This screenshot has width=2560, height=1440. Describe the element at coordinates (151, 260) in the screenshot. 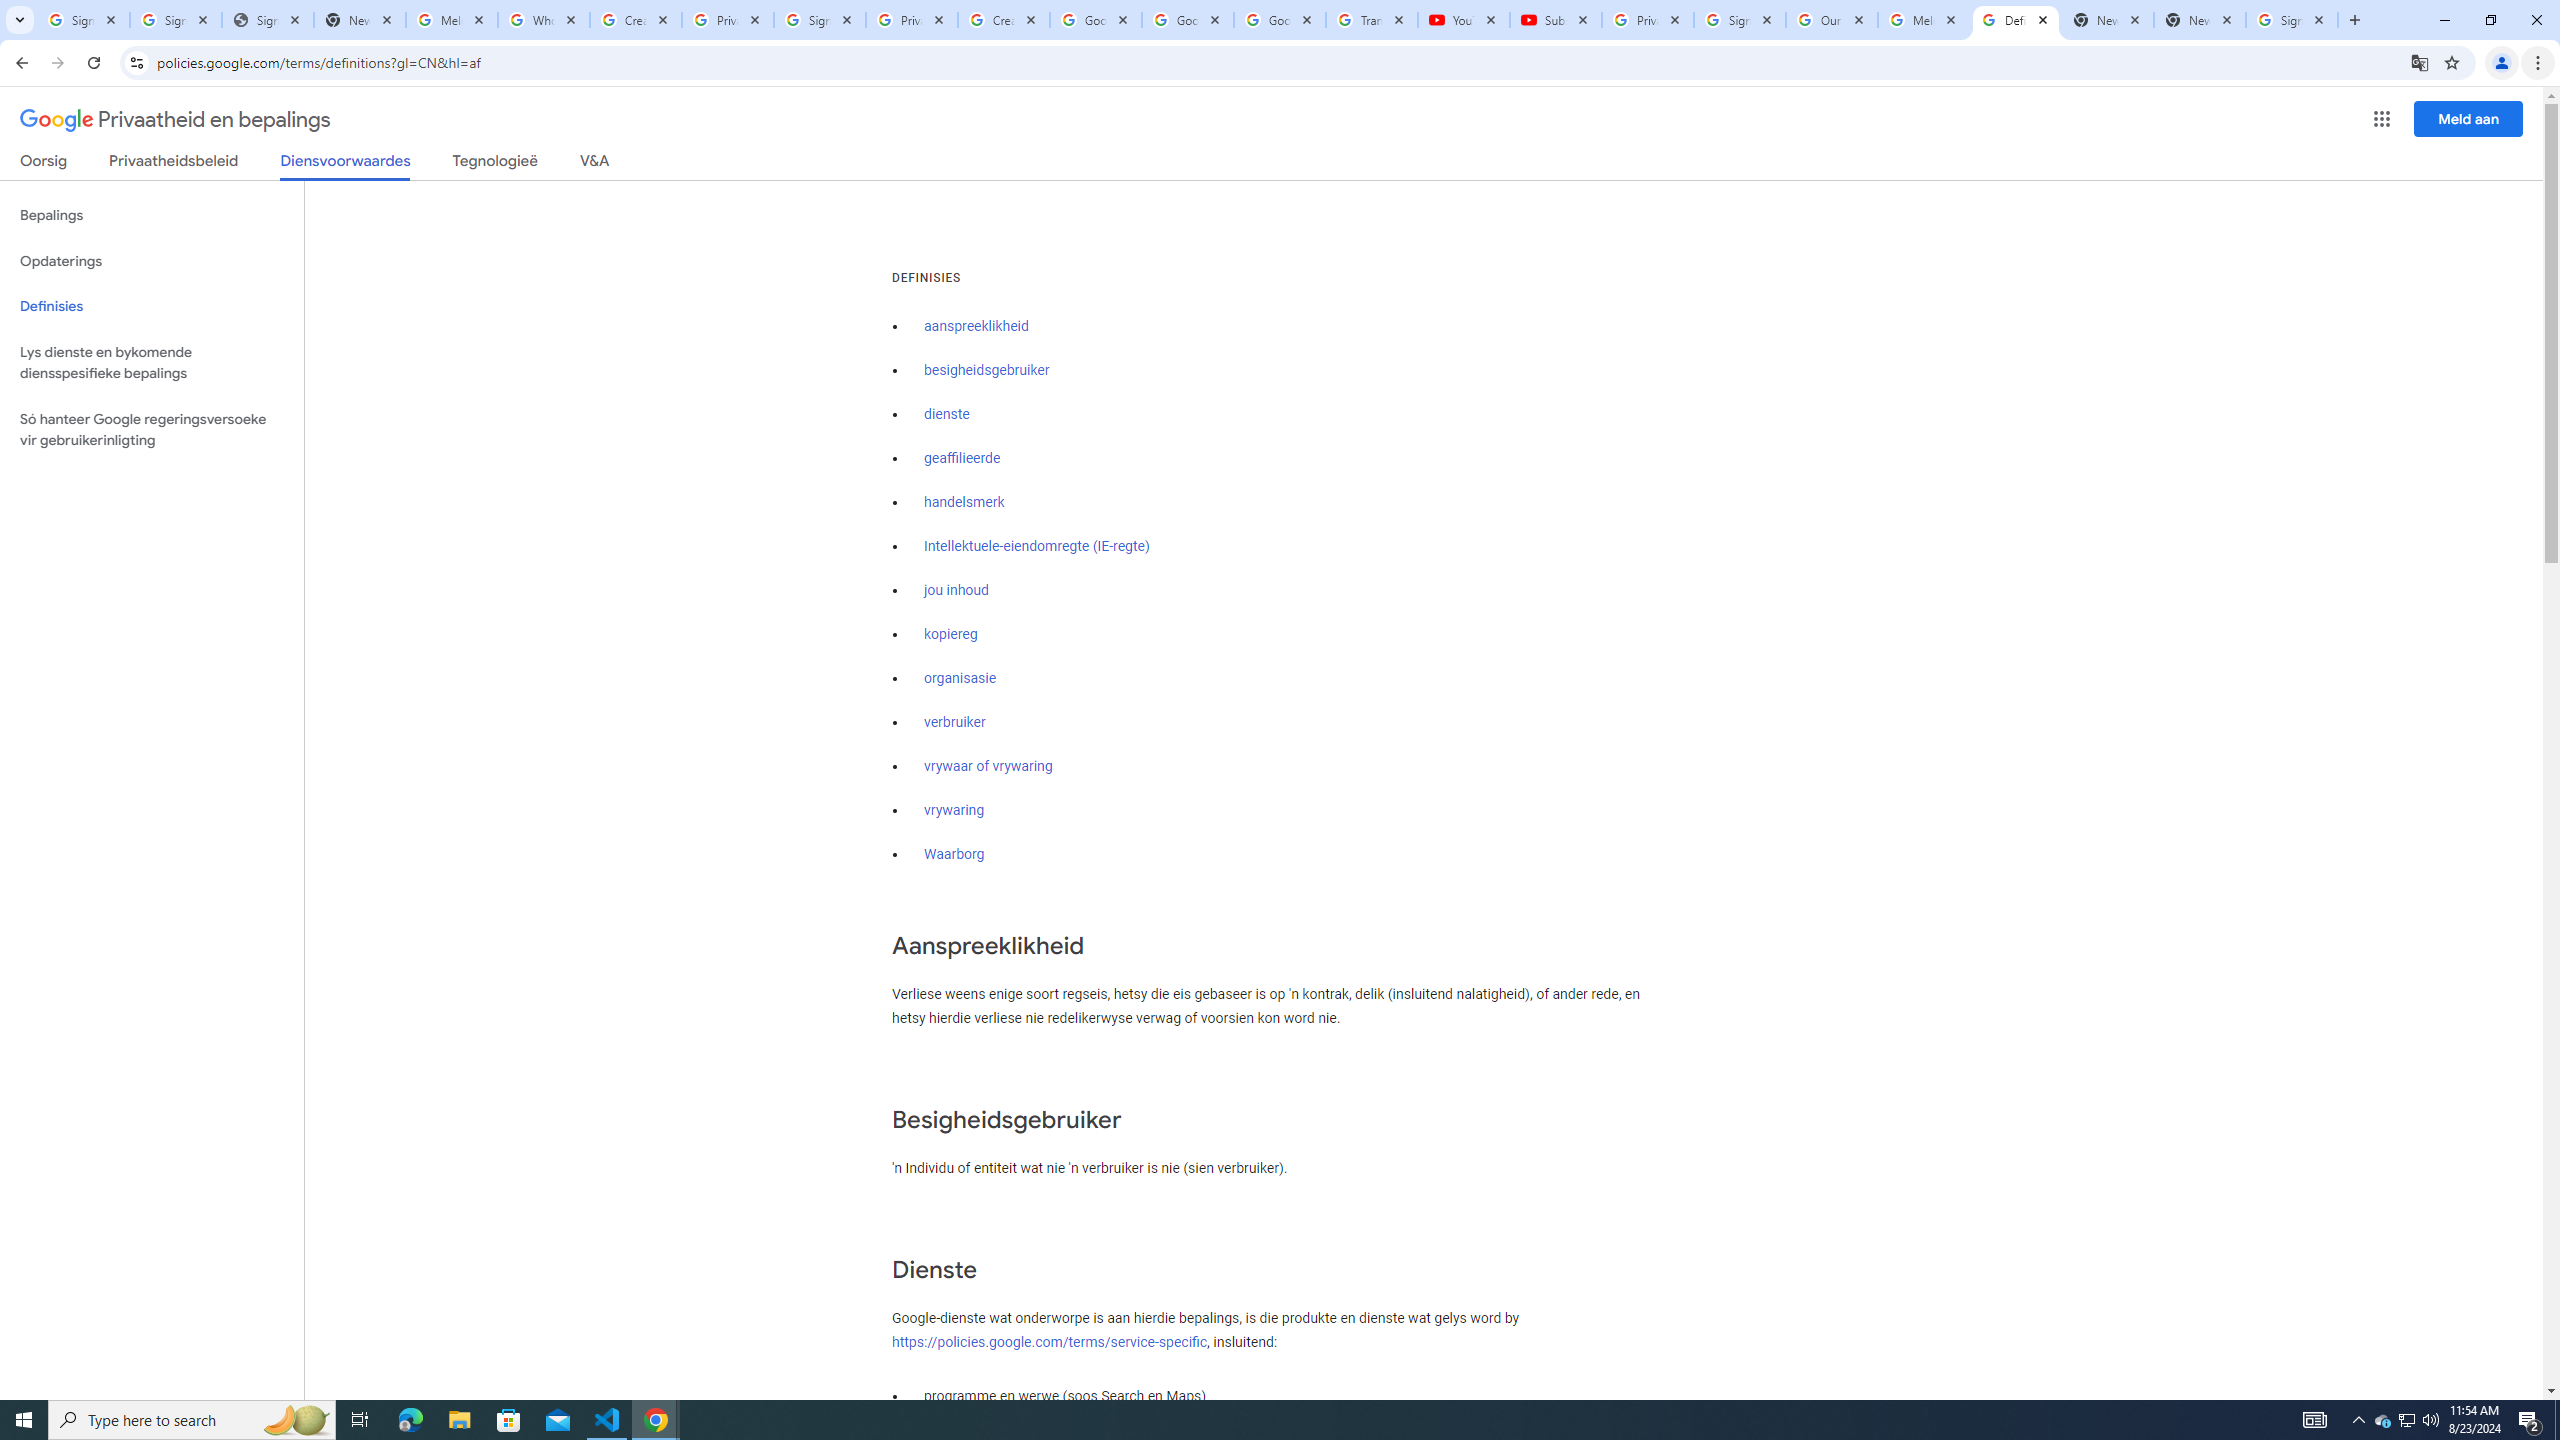

I see `'Opdaterings'` at that location.